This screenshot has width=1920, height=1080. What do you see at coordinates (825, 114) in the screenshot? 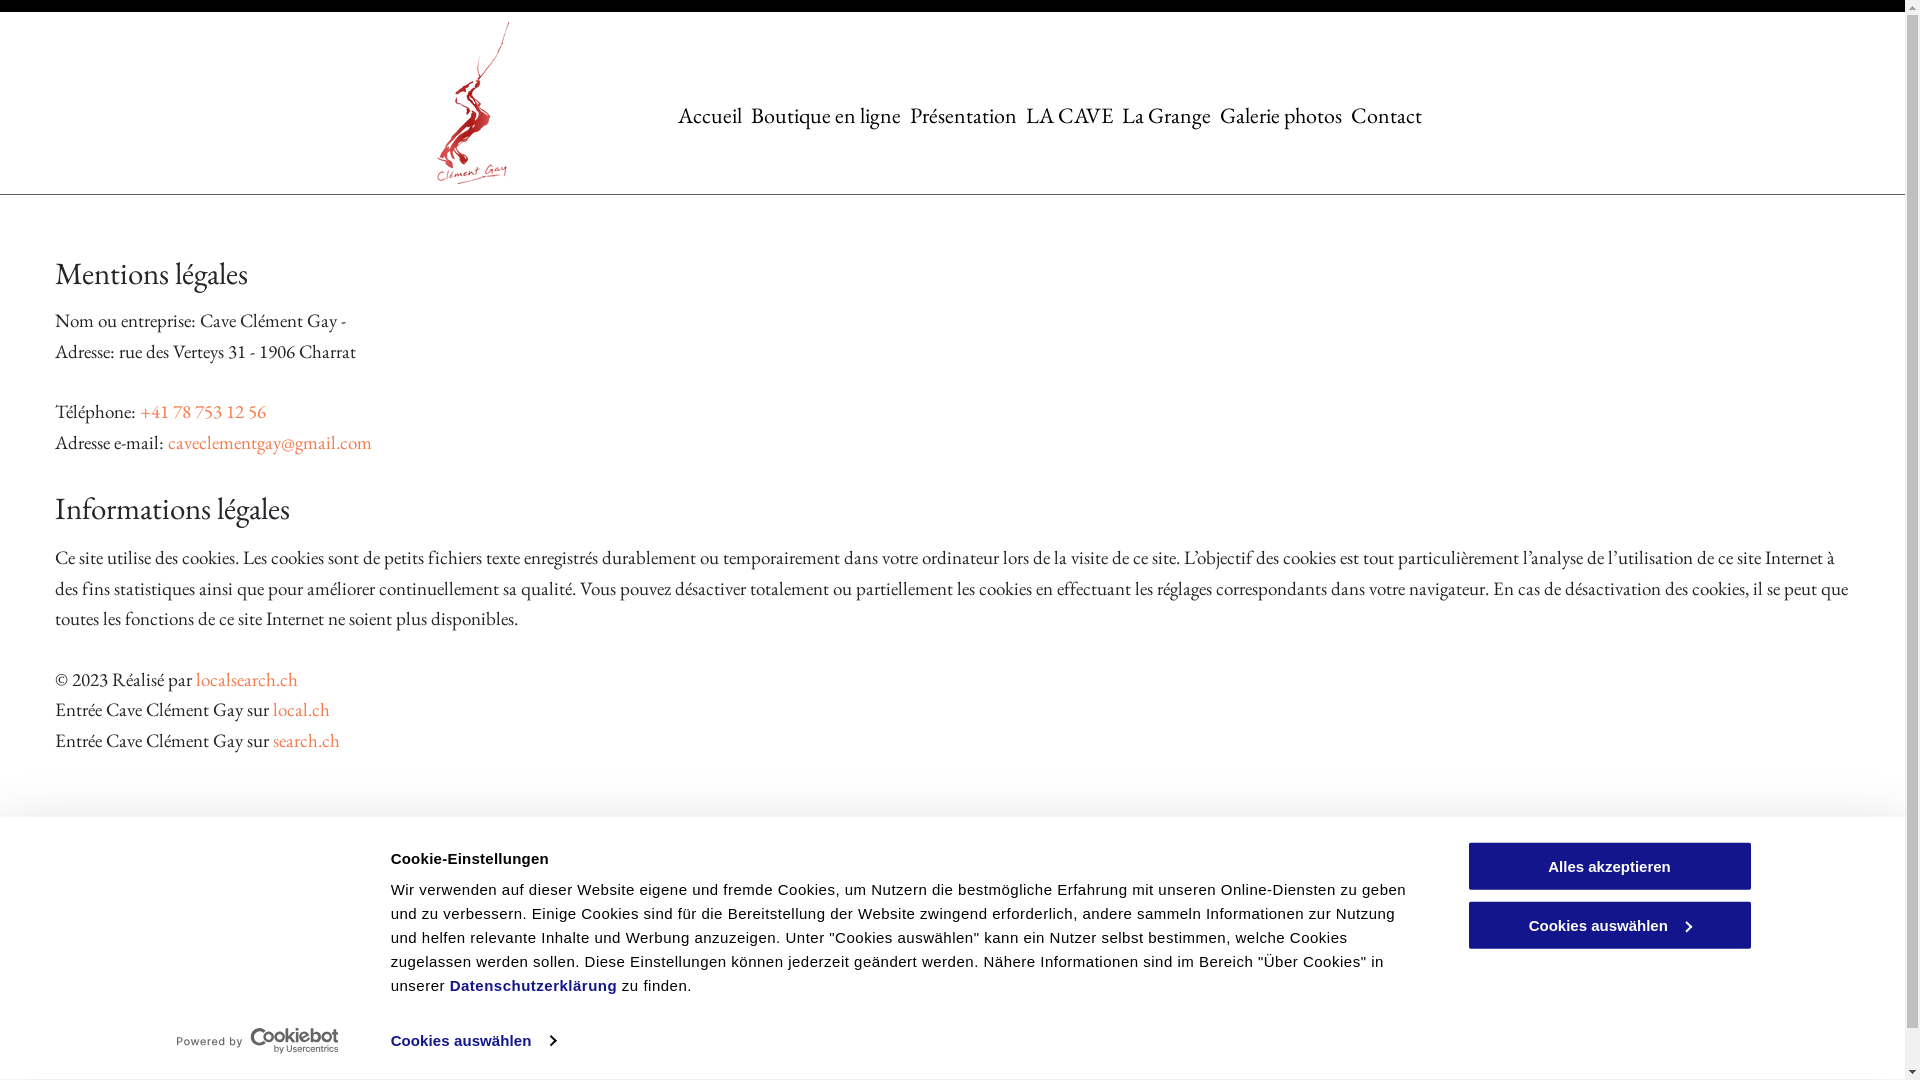
I see `'Boutique en ligne'` at bounding box center [825, 114].